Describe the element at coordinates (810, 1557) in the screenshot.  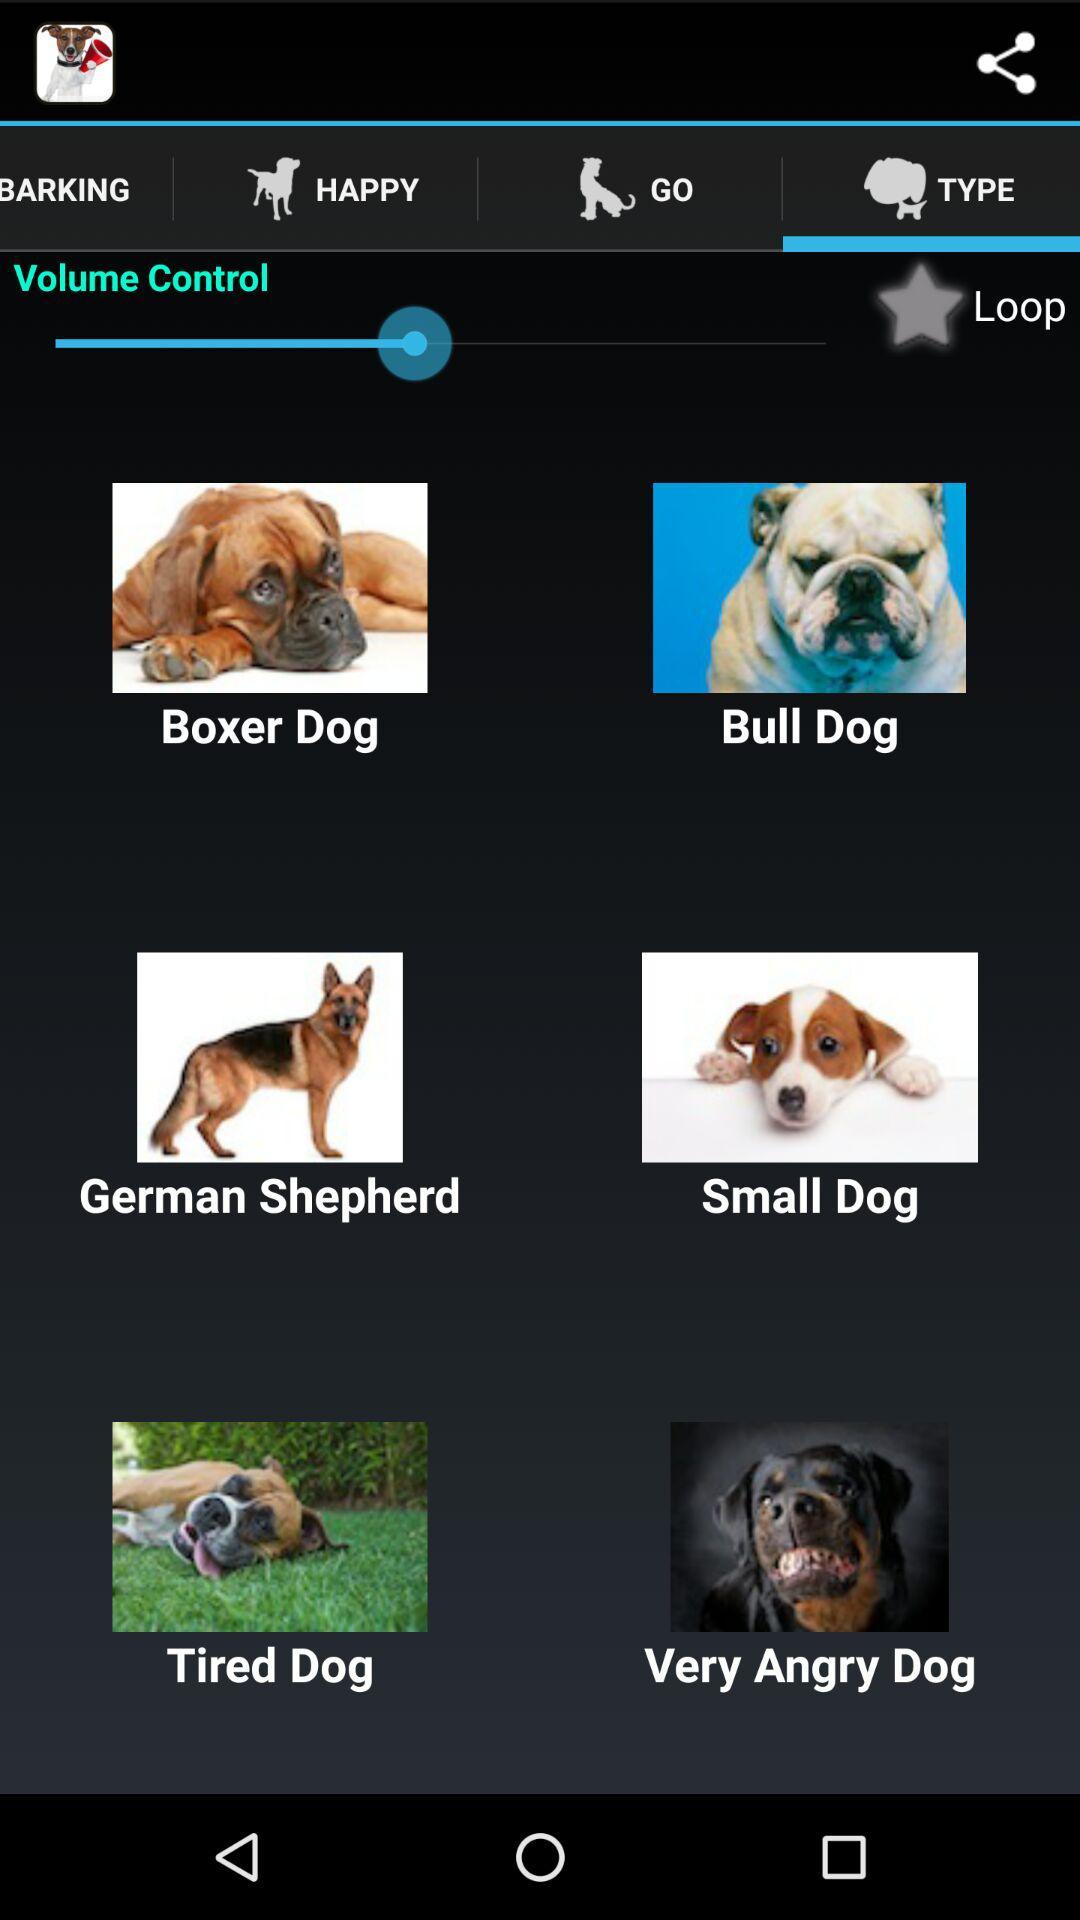
I see `button to the right of the tired dog` at that location.